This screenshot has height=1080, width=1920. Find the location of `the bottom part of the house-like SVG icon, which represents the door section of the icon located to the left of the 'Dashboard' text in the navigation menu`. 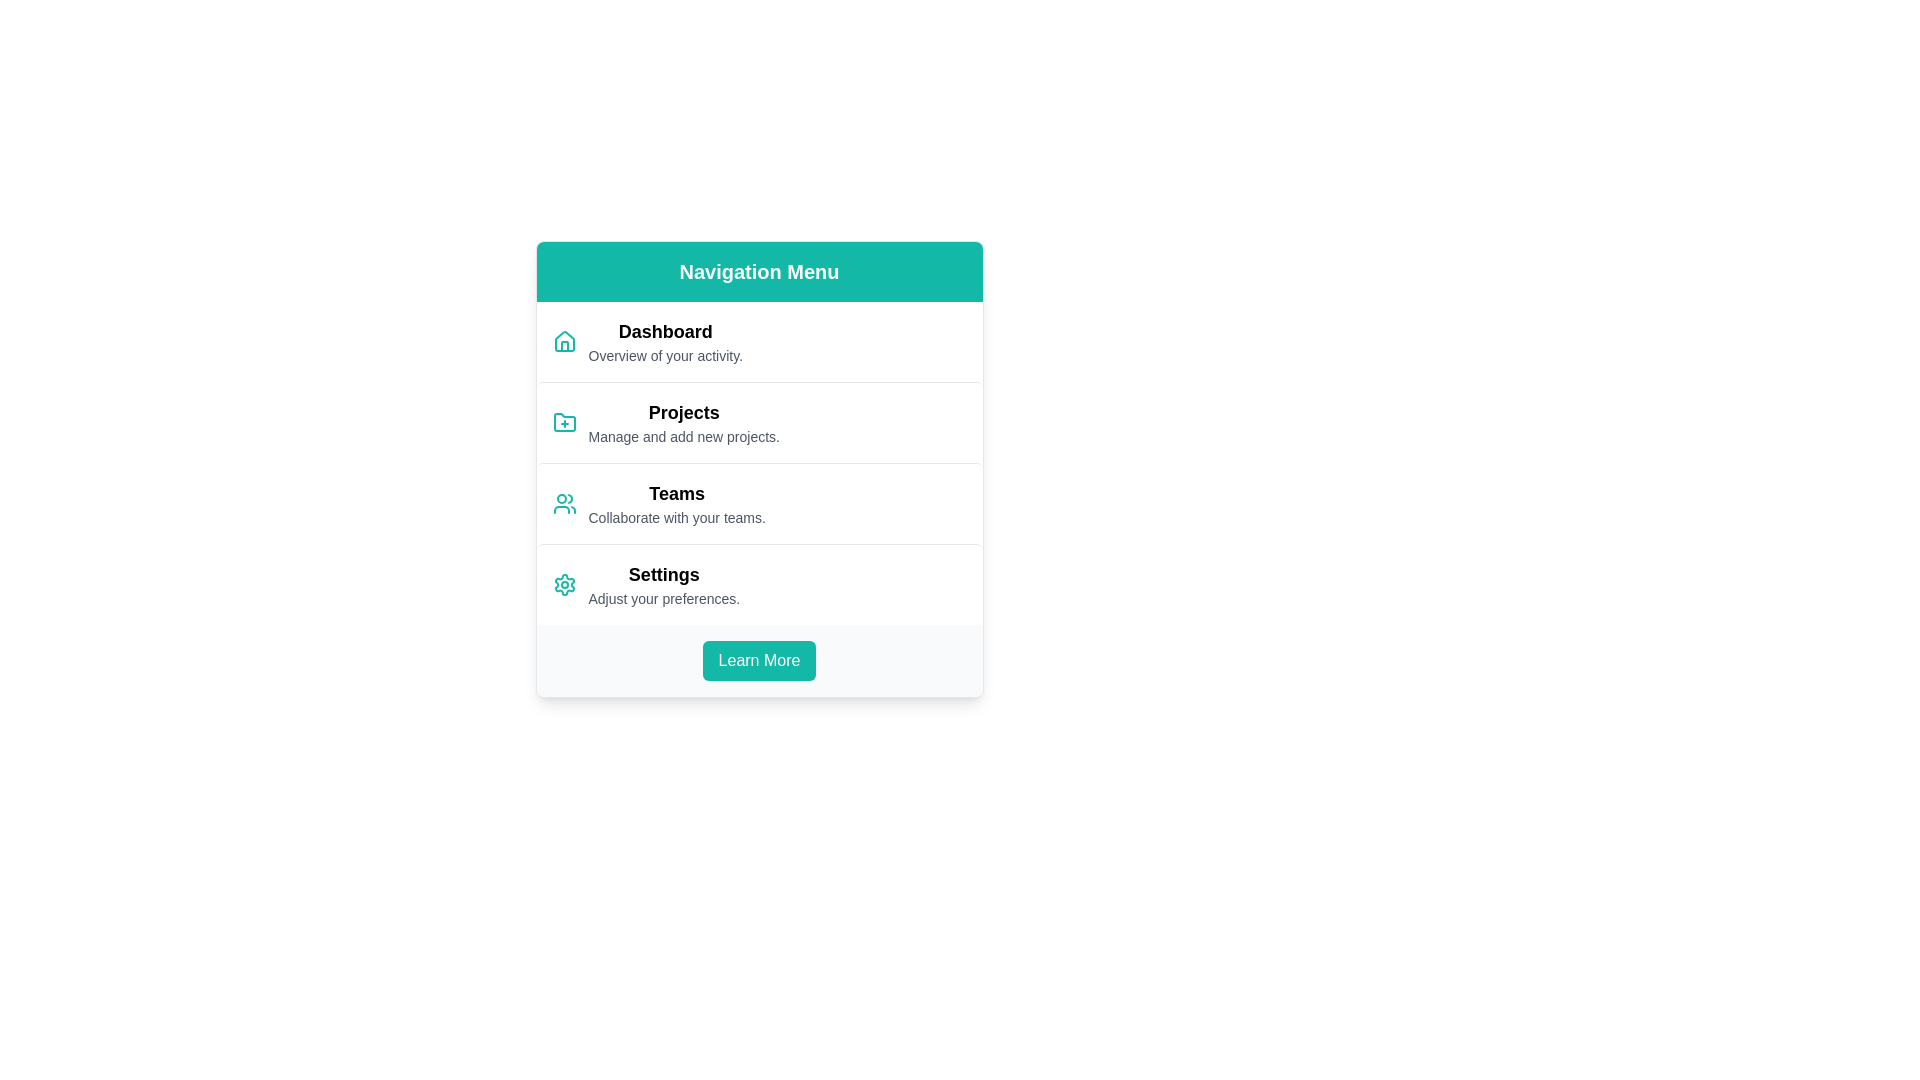

the bottom part of the house-like SVG icon, which represents the door section of the icon located to the left of the 'Dashboard' text in the navigation menu is located at coordinates (563, 345).